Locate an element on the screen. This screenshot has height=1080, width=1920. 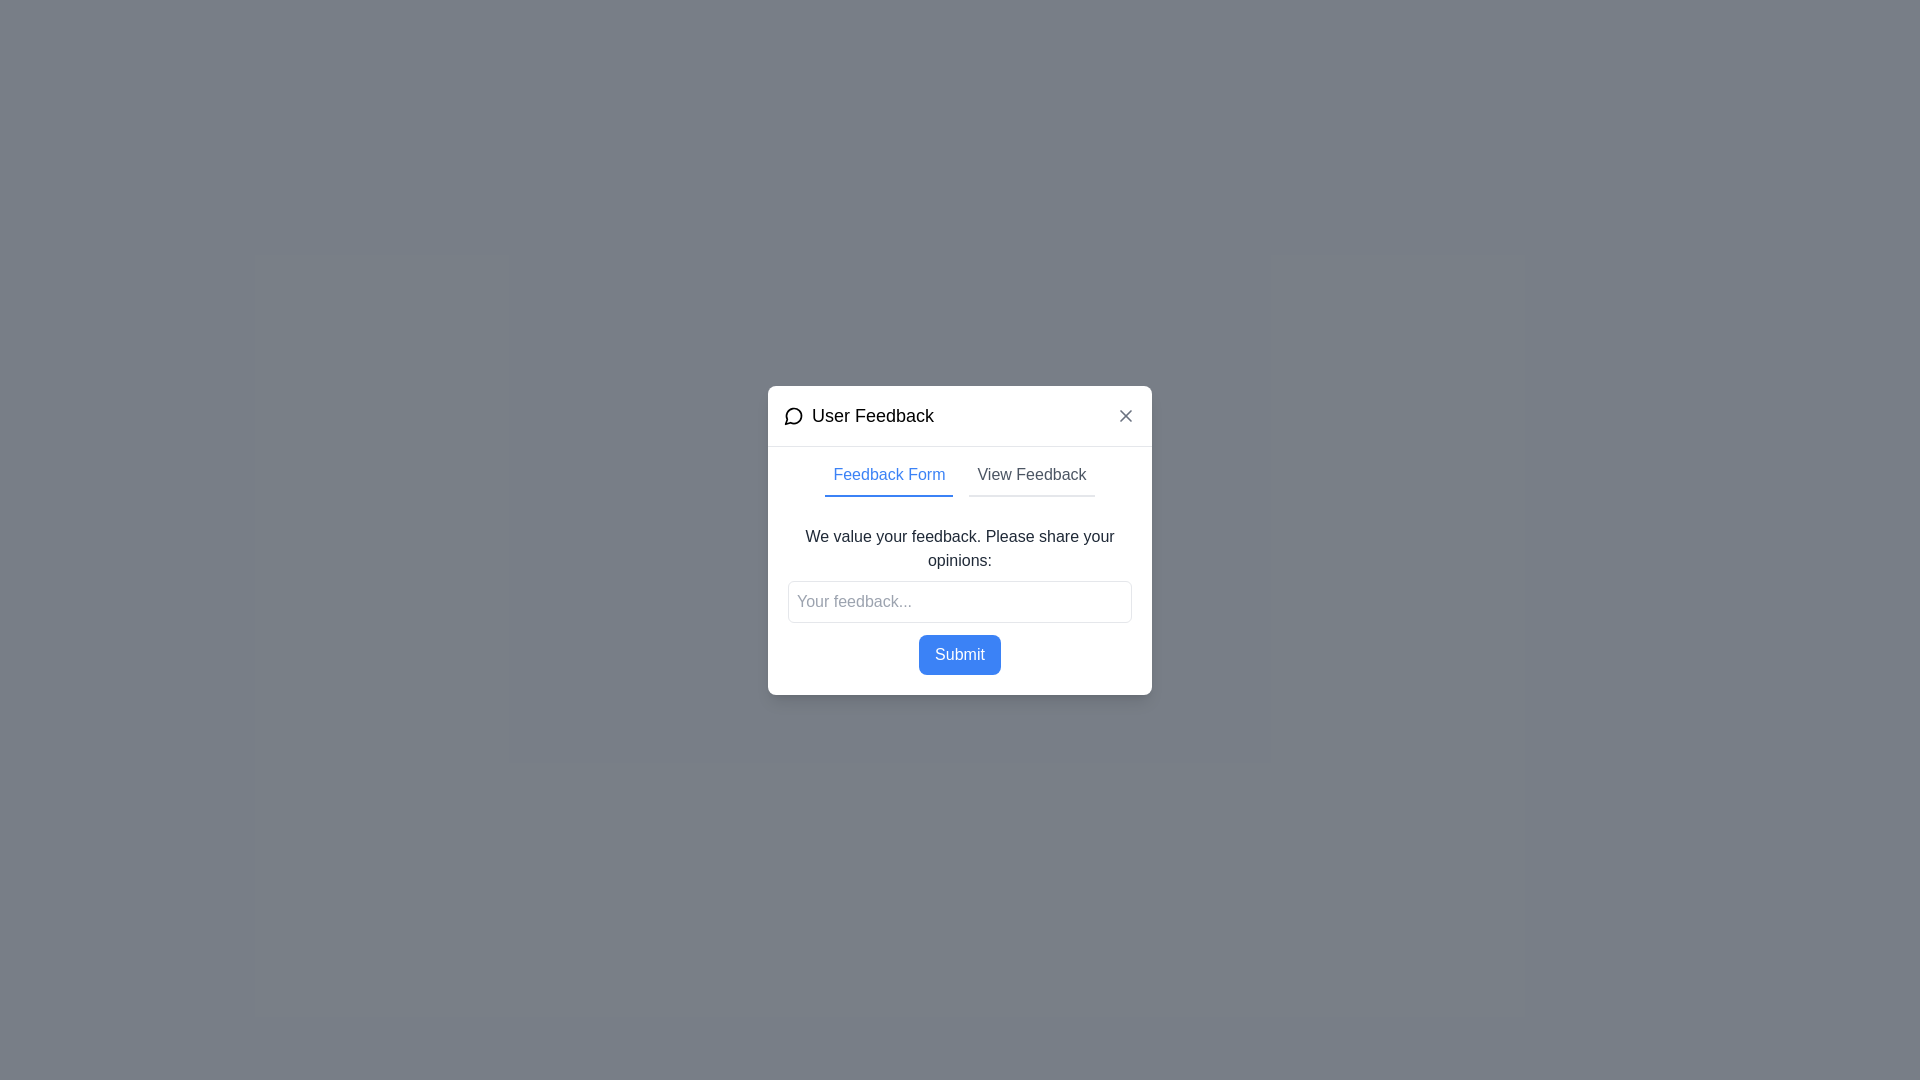
the close button located in the top-right corner of the 'User Feedback' modal dialog is located at coordinates (1126, 414).